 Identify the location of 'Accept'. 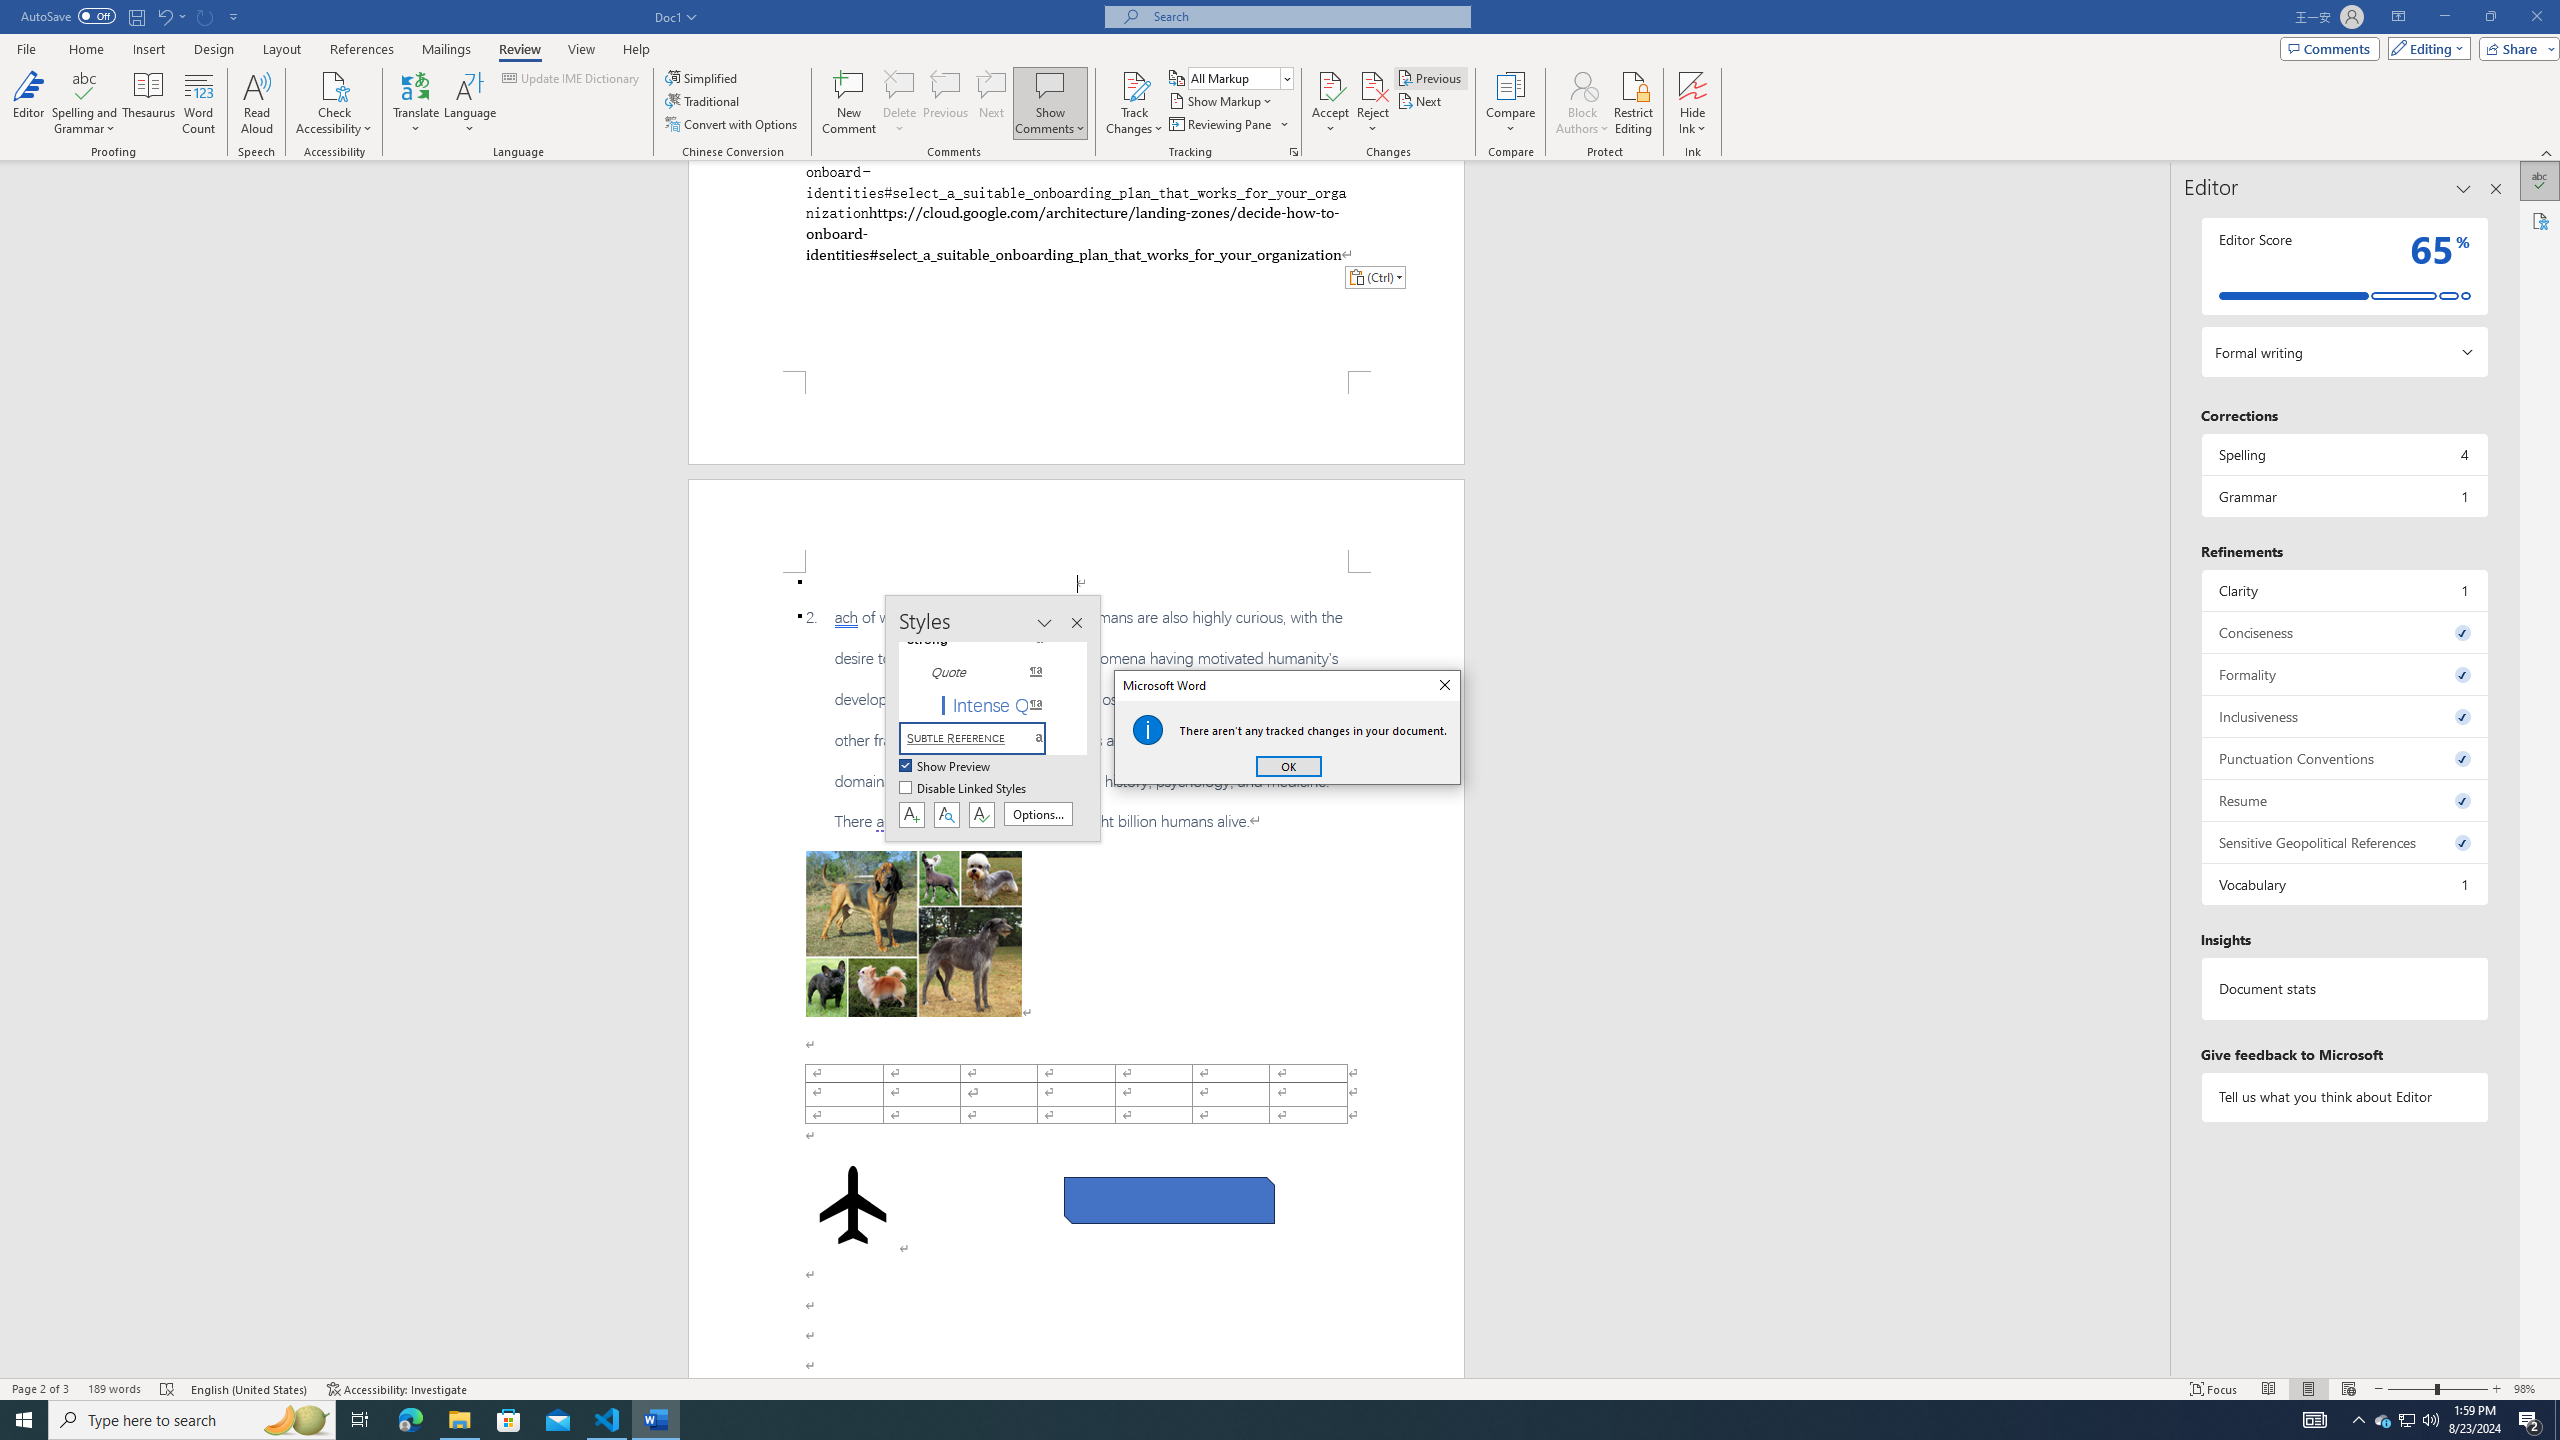
(1330, 103).